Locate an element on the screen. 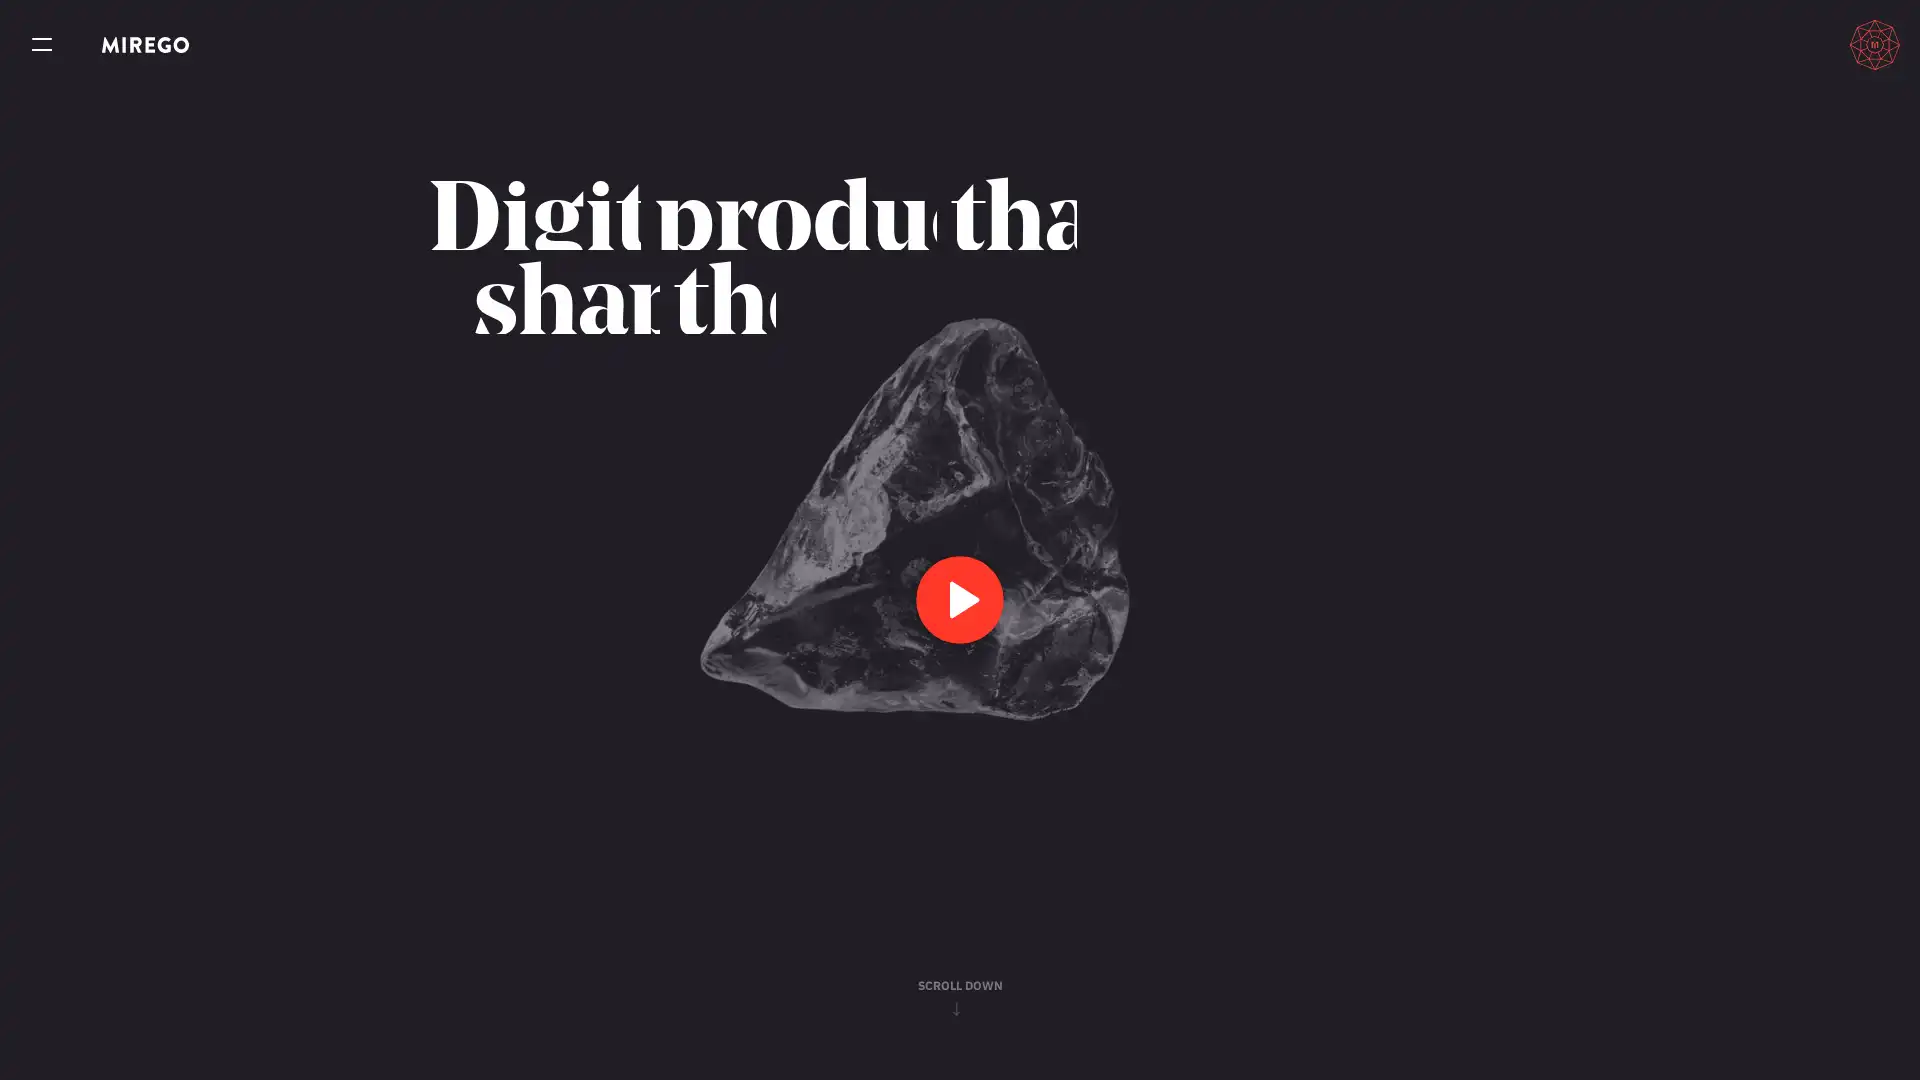 This screenshot has height=1080, width=1920. Passer a la version francaise is located at coordinates (1781, 44).